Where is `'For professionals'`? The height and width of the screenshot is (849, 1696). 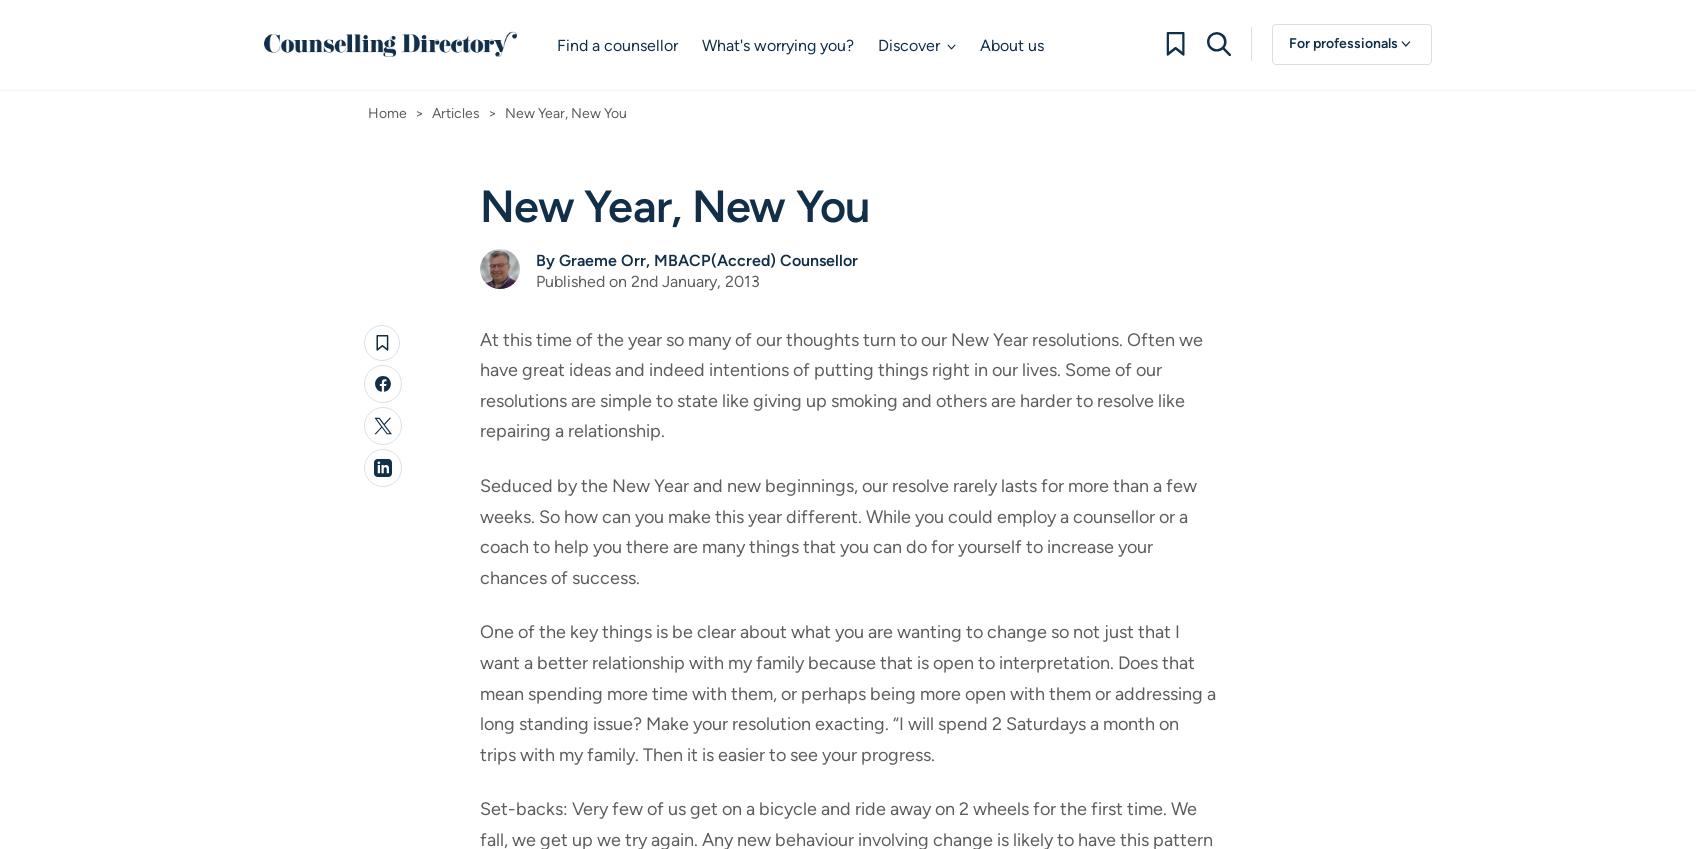
'For professionals' is located at coordinates (1288, 42).